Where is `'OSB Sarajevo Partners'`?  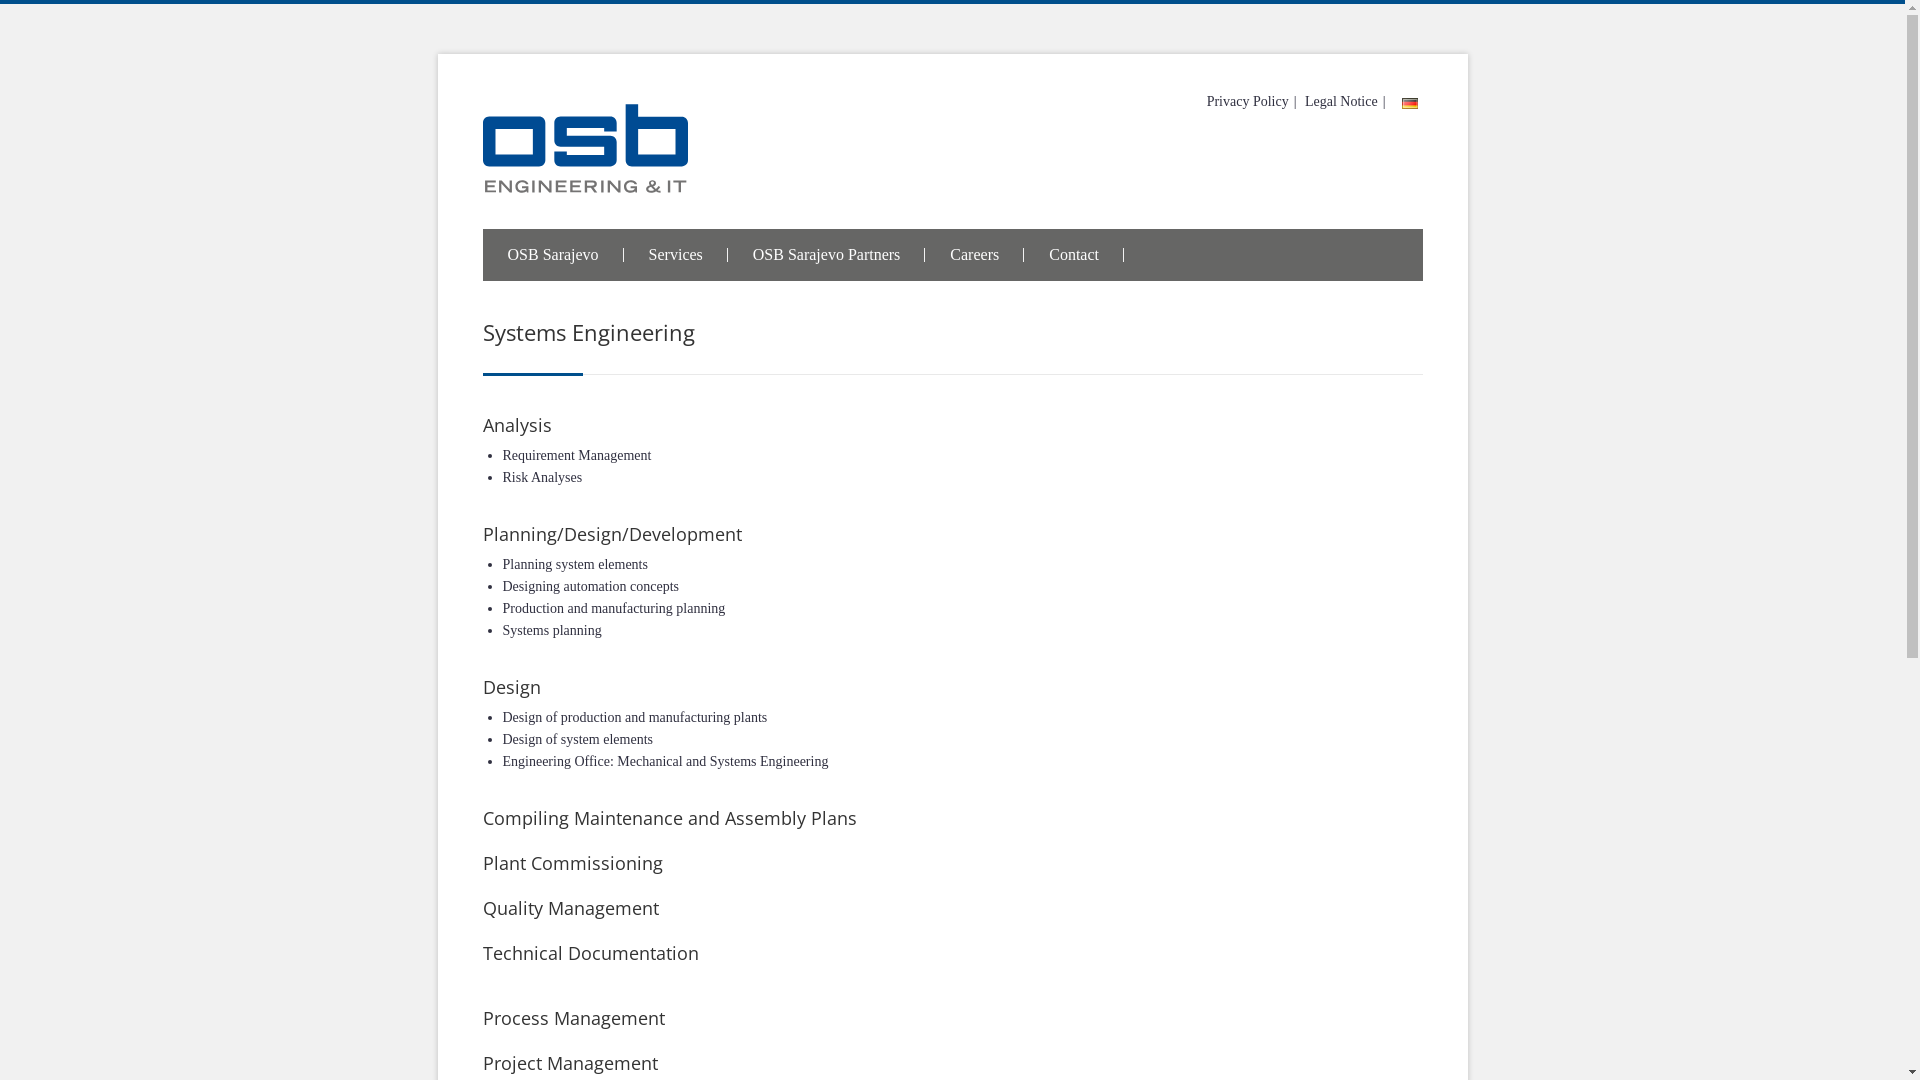
'OSB Sarajevo Partners' is located at coordinates (826, 253).